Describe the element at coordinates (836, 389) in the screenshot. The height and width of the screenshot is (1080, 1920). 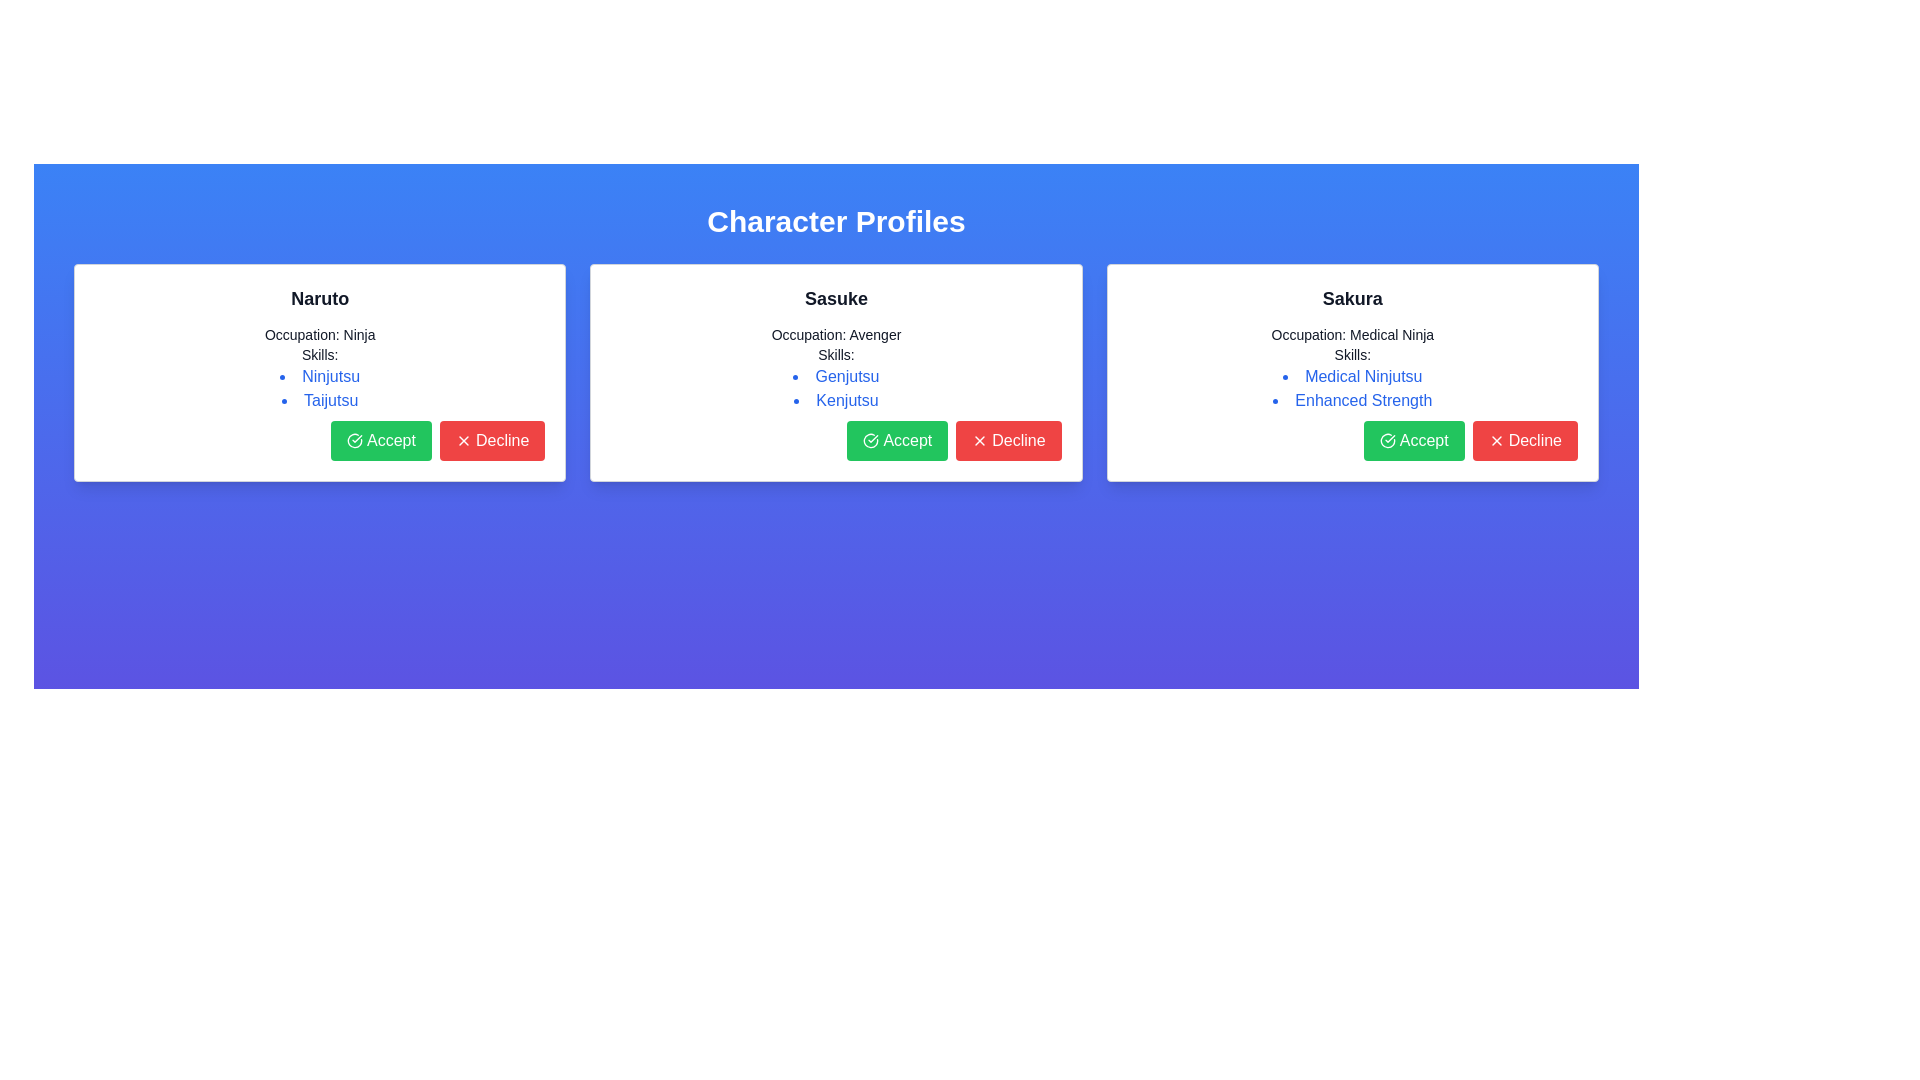
I see `the 'Genjutsu' and 'Kenjutsu' skills listed in blue under the 'Skills:' label in the 'Sasuke' character profile card` at that location.